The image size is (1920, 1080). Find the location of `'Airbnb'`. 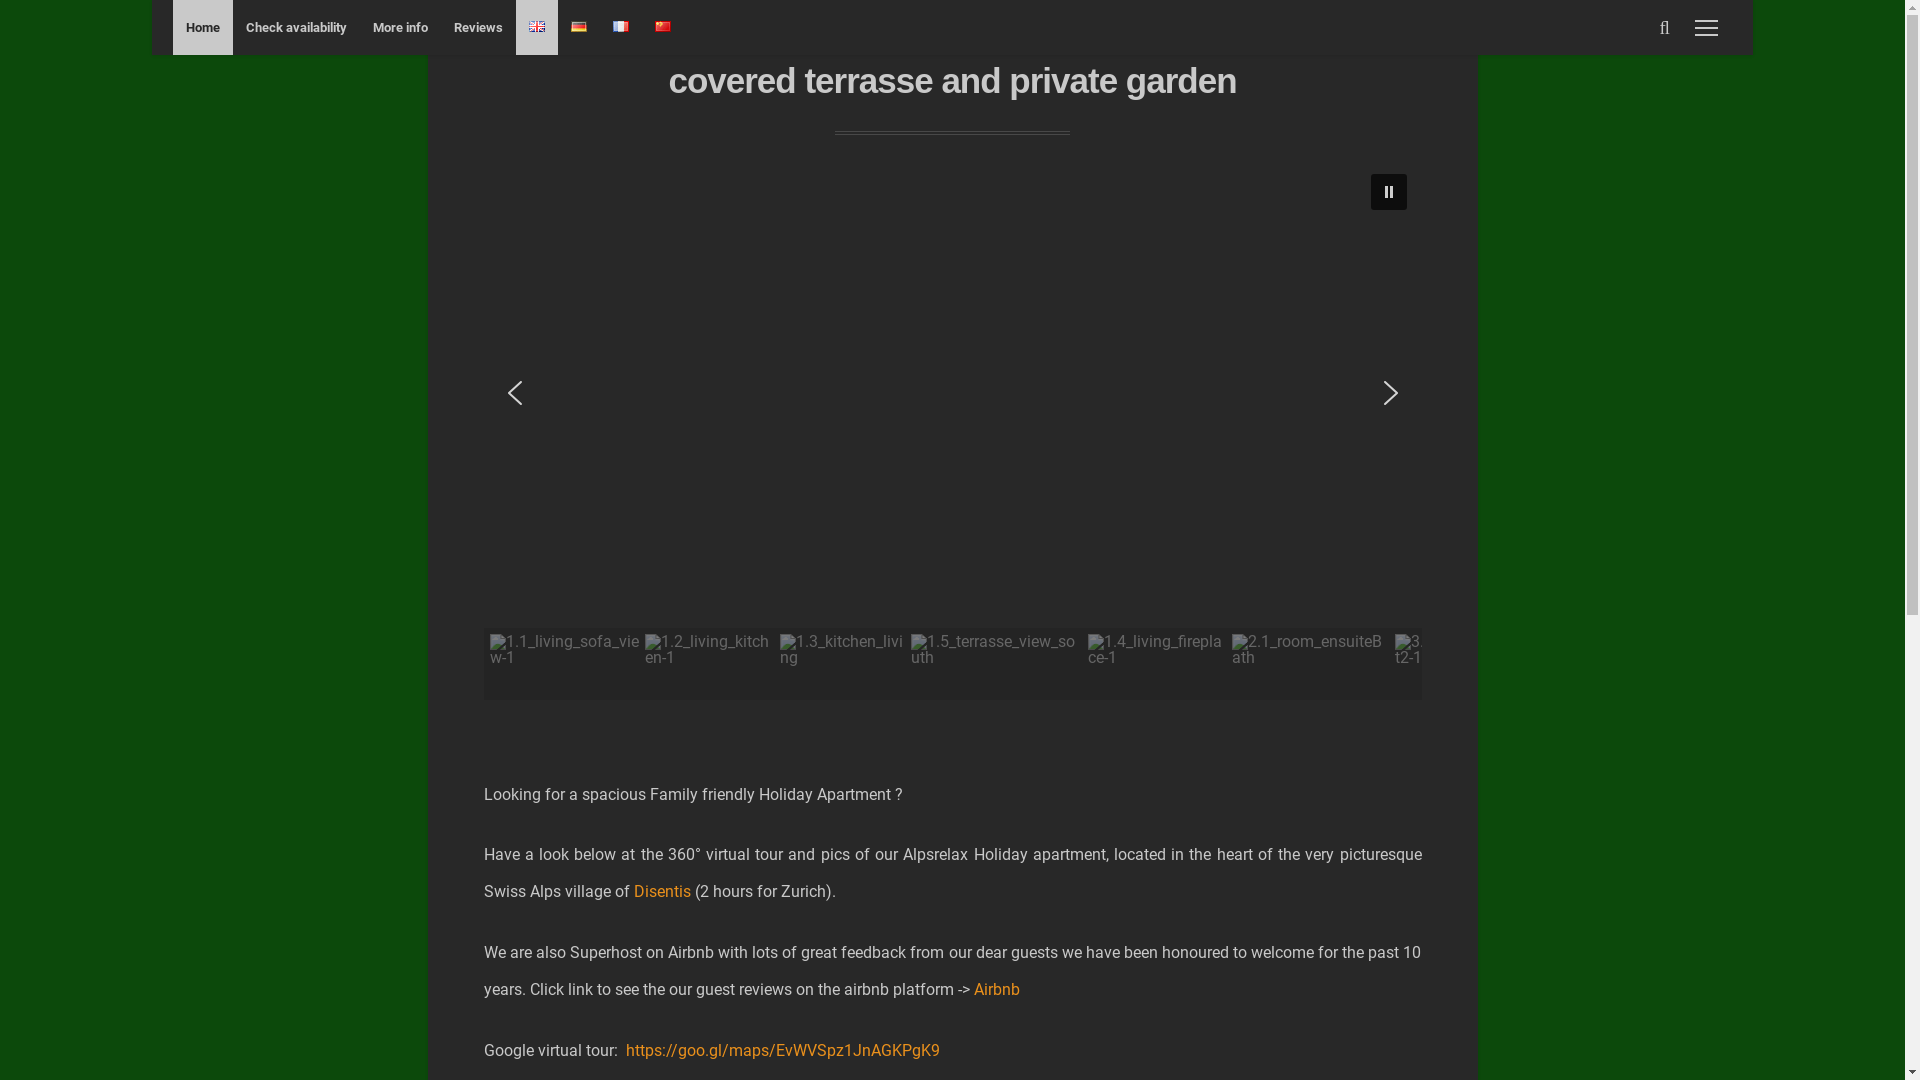

'Airbnb' is located at coordinates (997, 988).